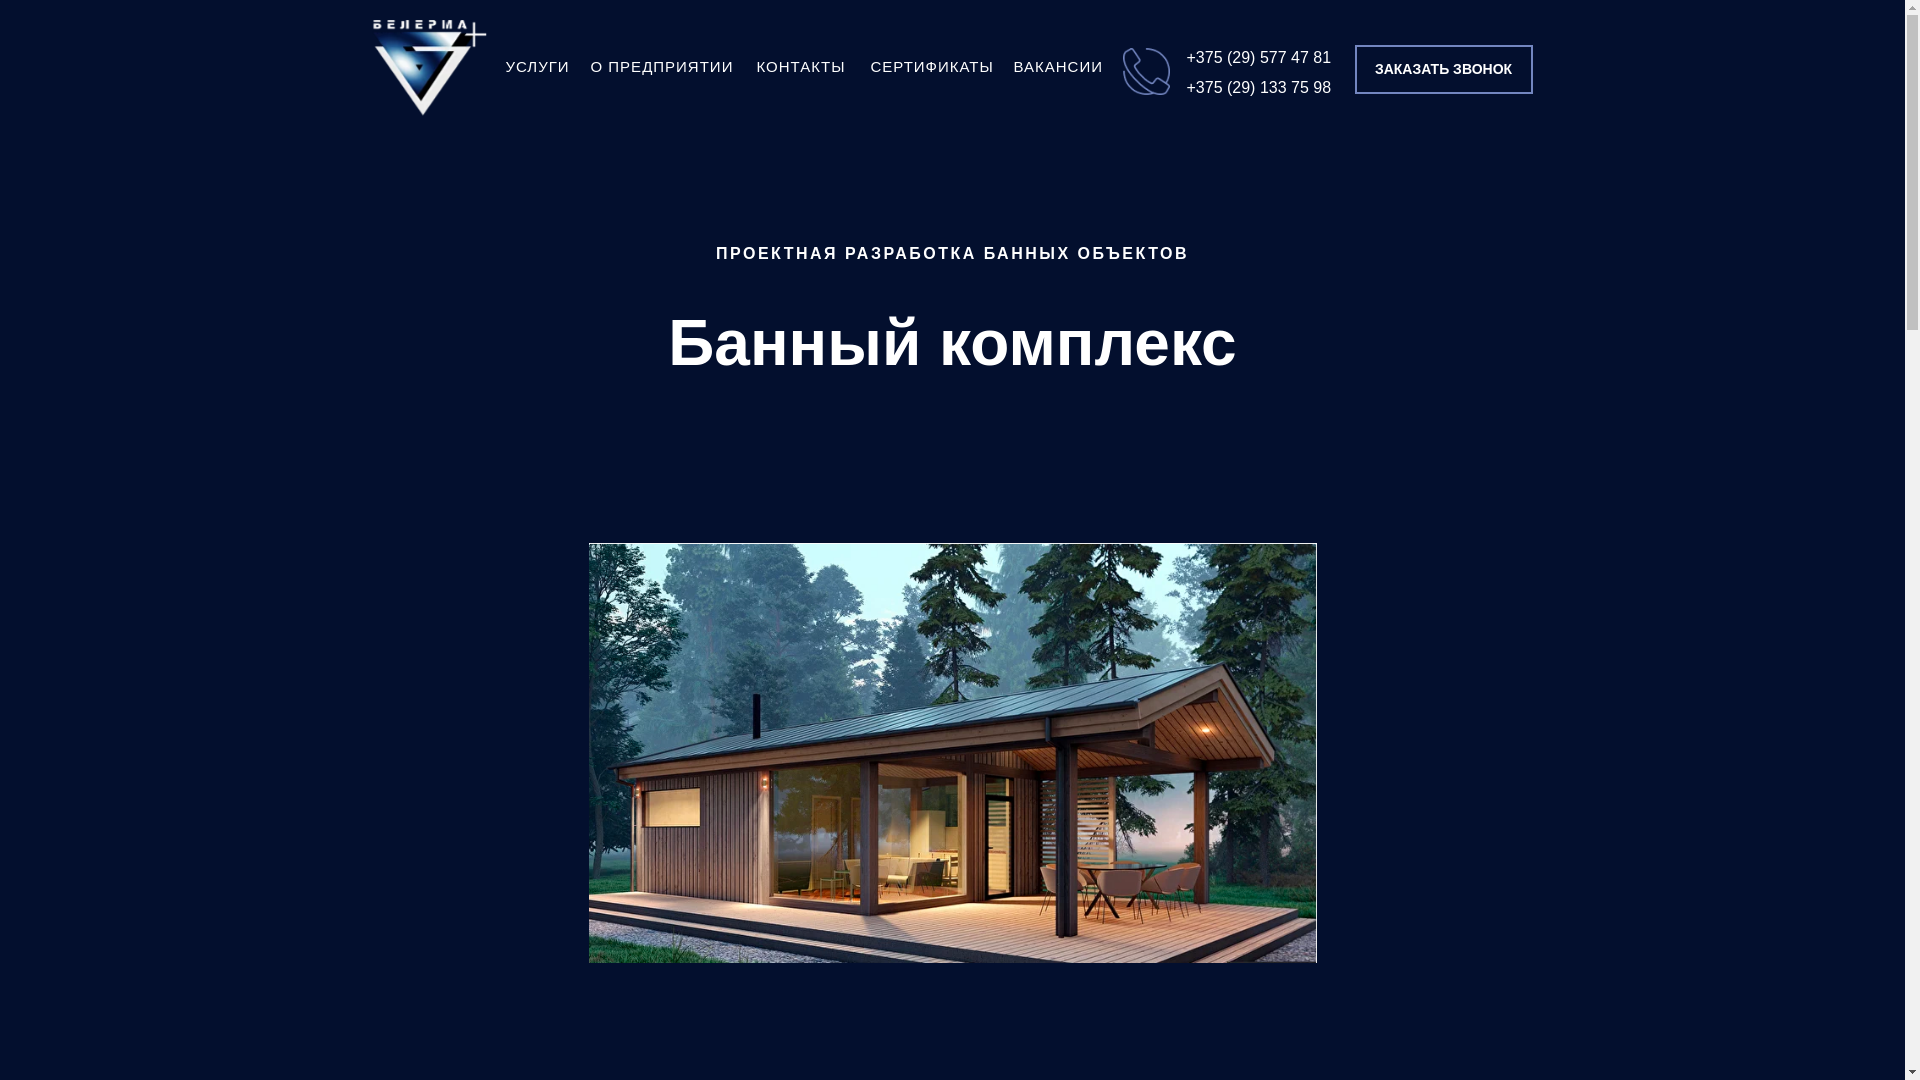 The image size is (1920, 1080). I want to click on '+375 (29) 133 75 98', so click(1185, 86).